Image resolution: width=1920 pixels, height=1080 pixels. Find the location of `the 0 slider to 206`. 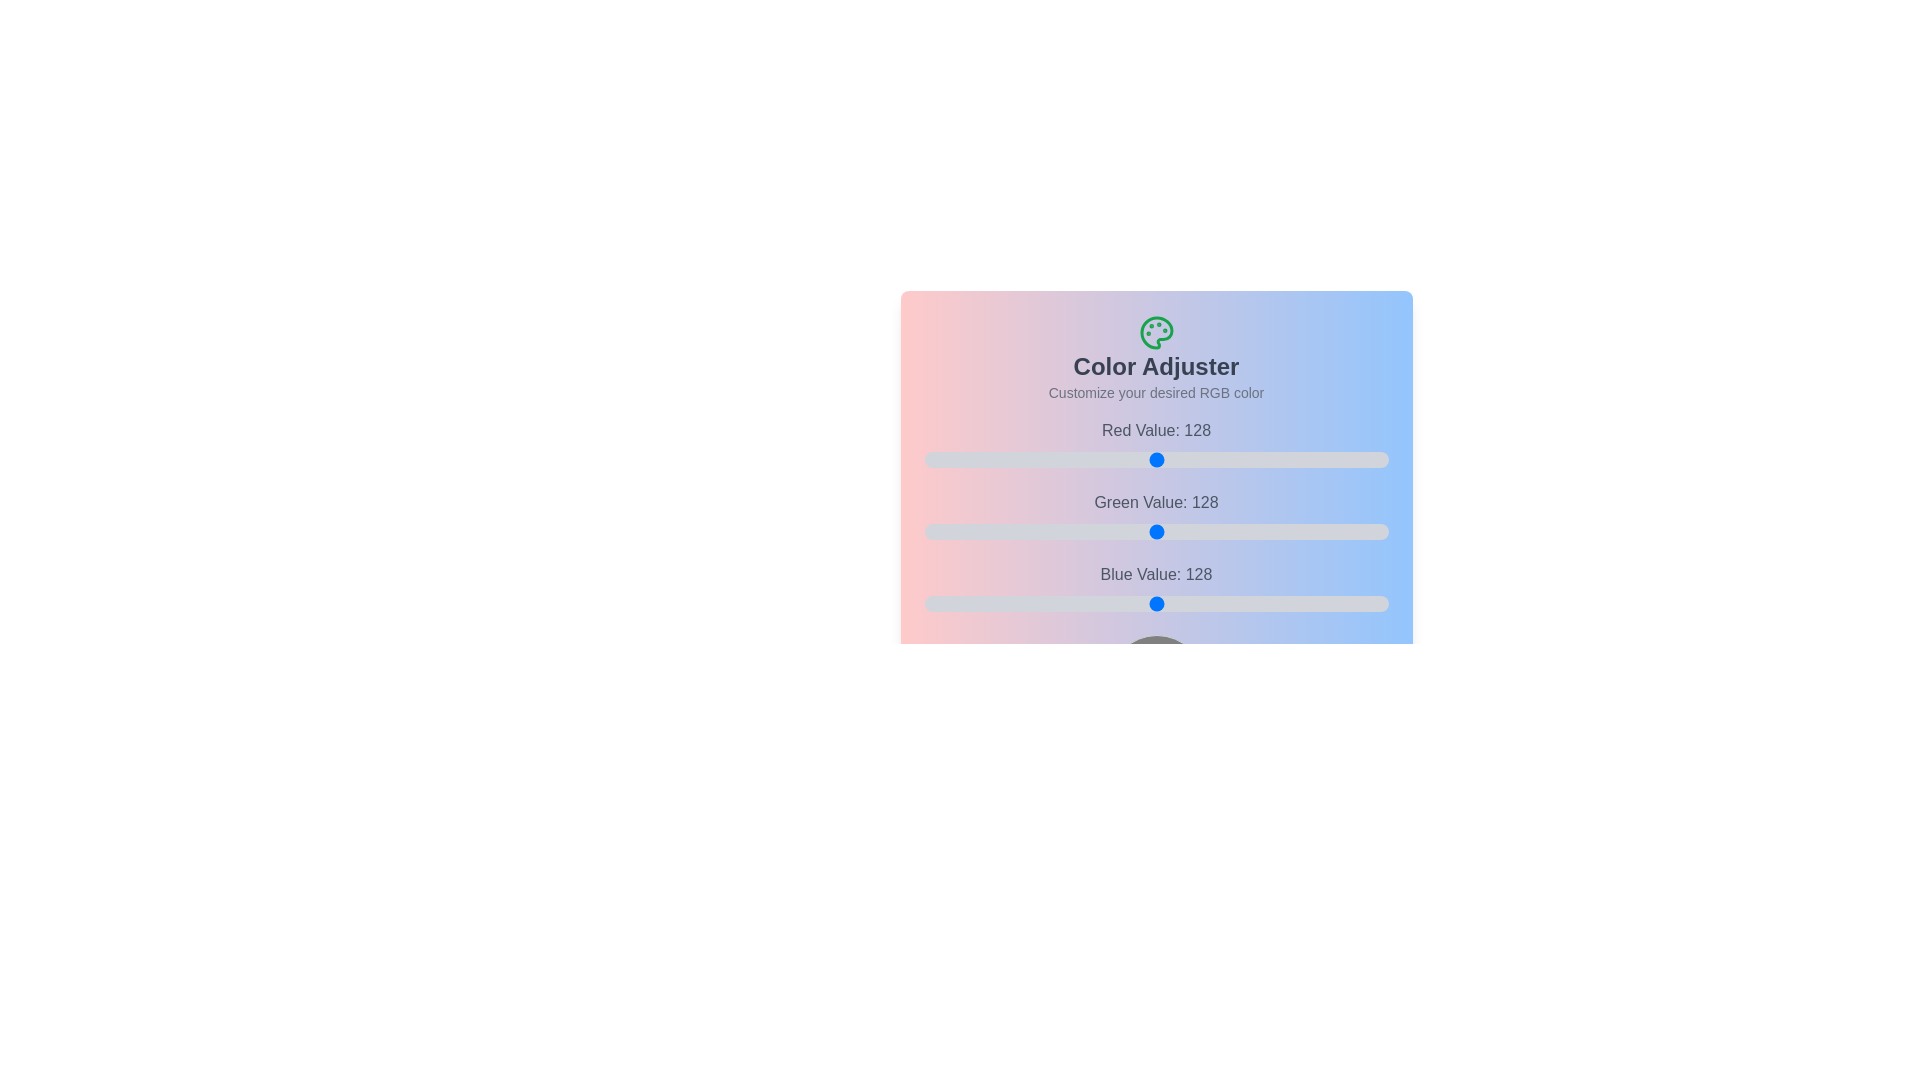

the 0 slider to 206 is located at coordinates (1344, 459).